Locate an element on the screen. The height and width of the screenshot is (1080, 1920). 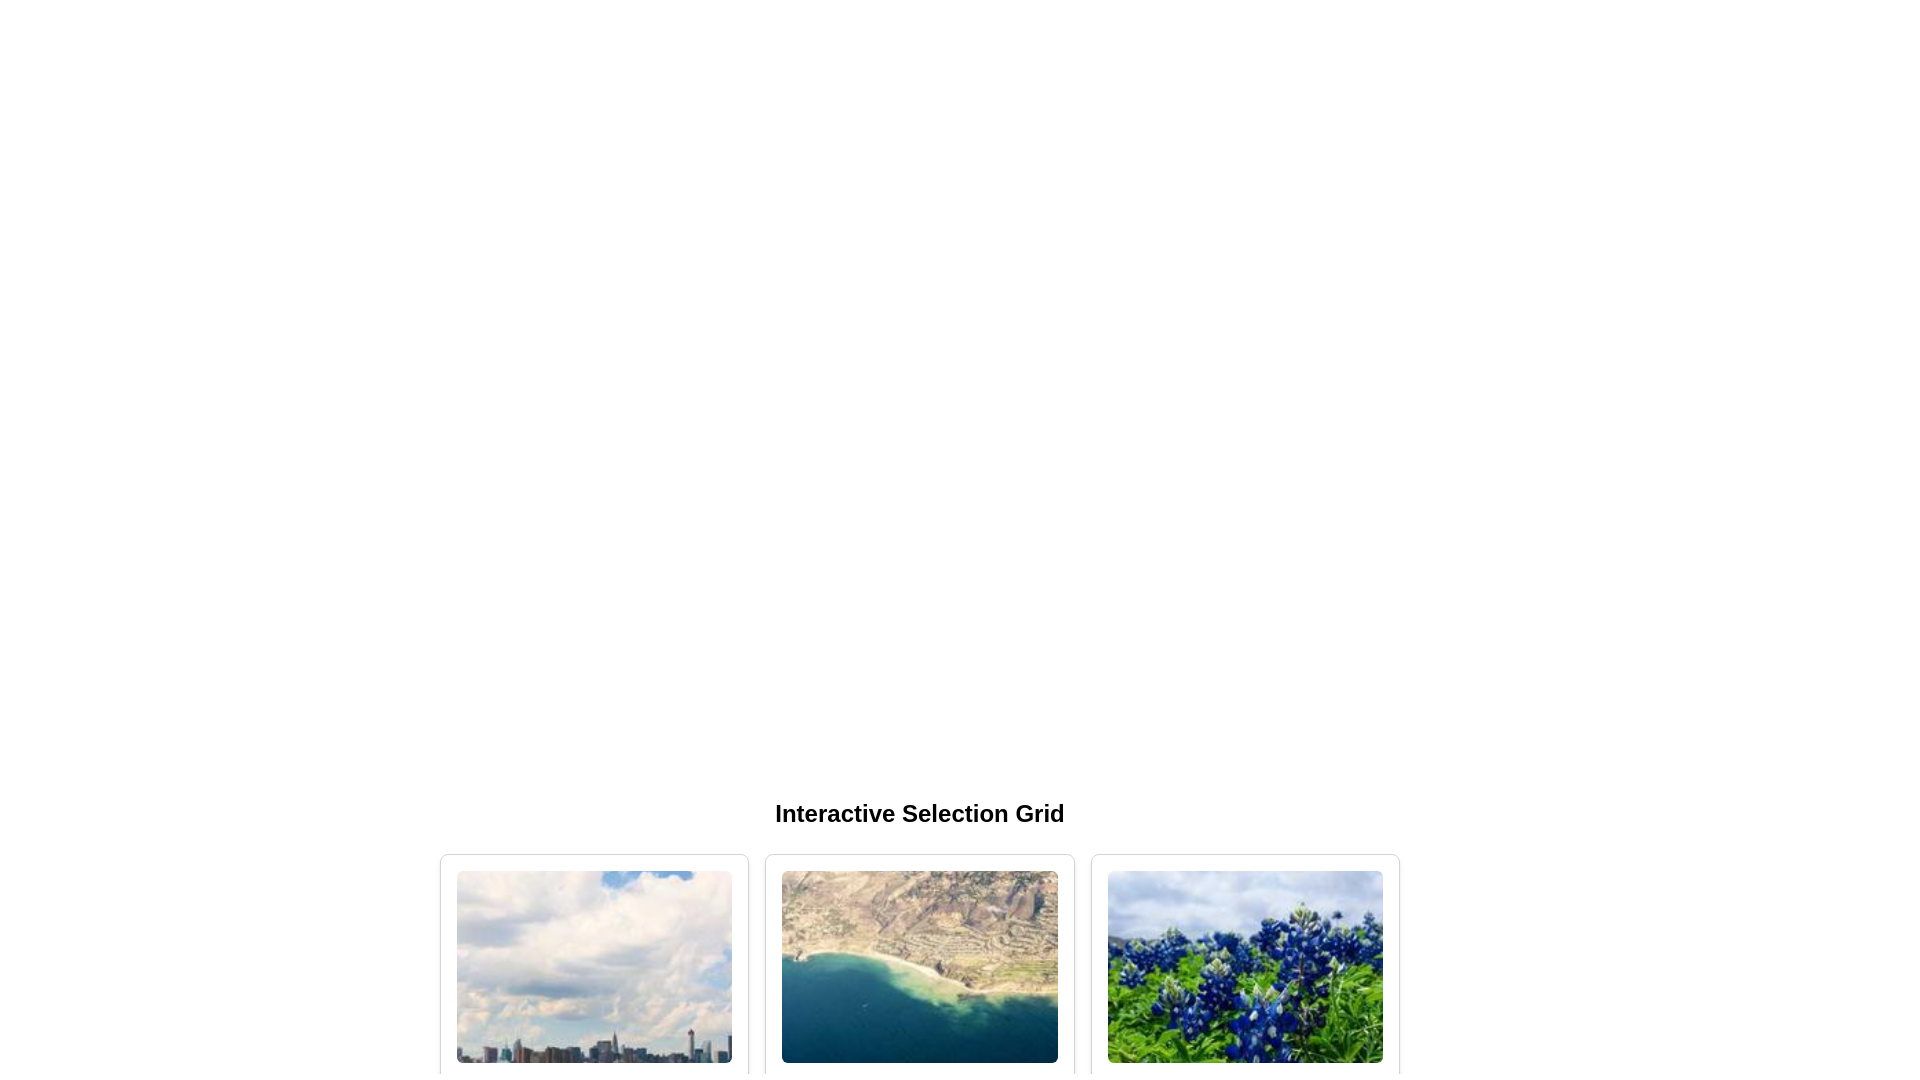
the image of item Item 1 to view its larger version is located at coordinates (593, 966).